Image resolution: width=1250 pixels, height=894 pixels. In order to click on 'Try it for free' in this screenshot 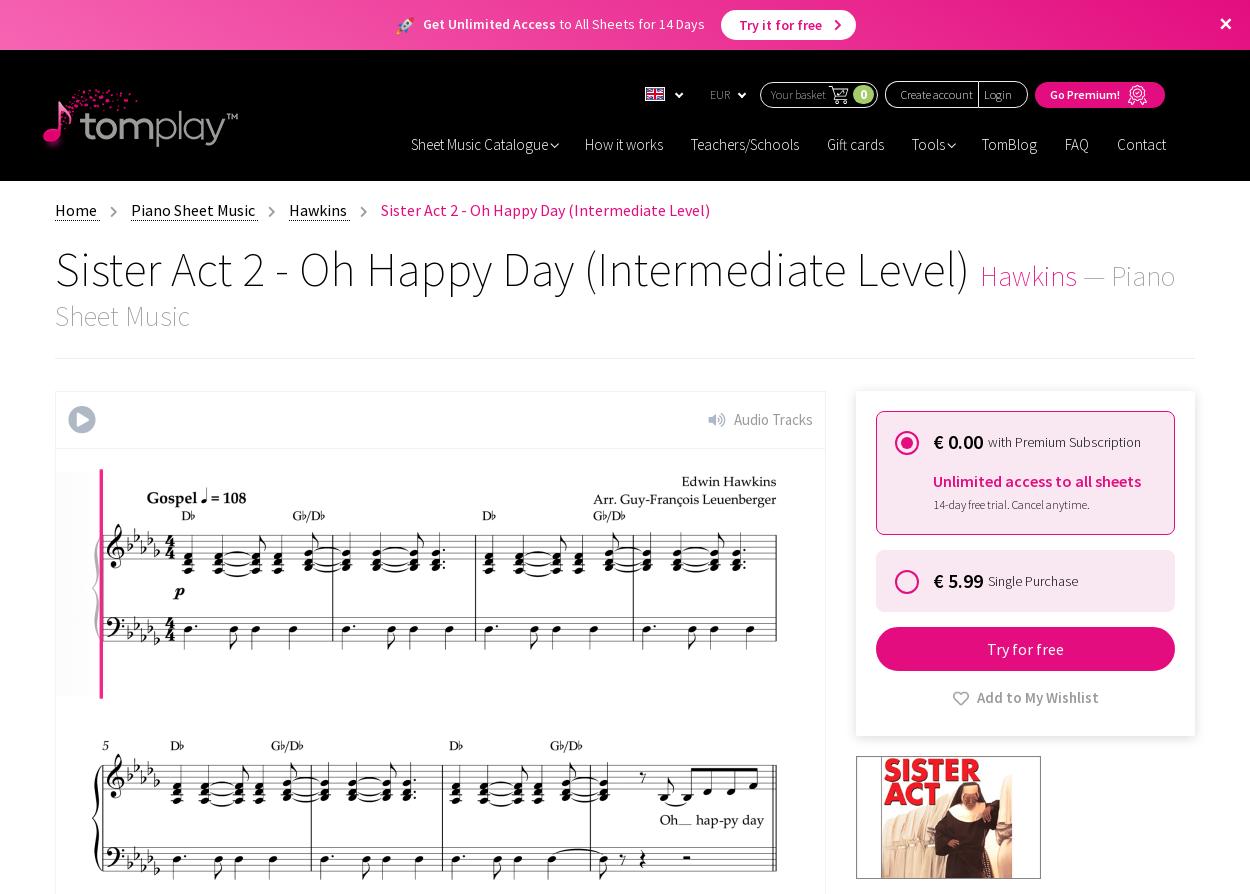, I will do `click(737, 25)`.